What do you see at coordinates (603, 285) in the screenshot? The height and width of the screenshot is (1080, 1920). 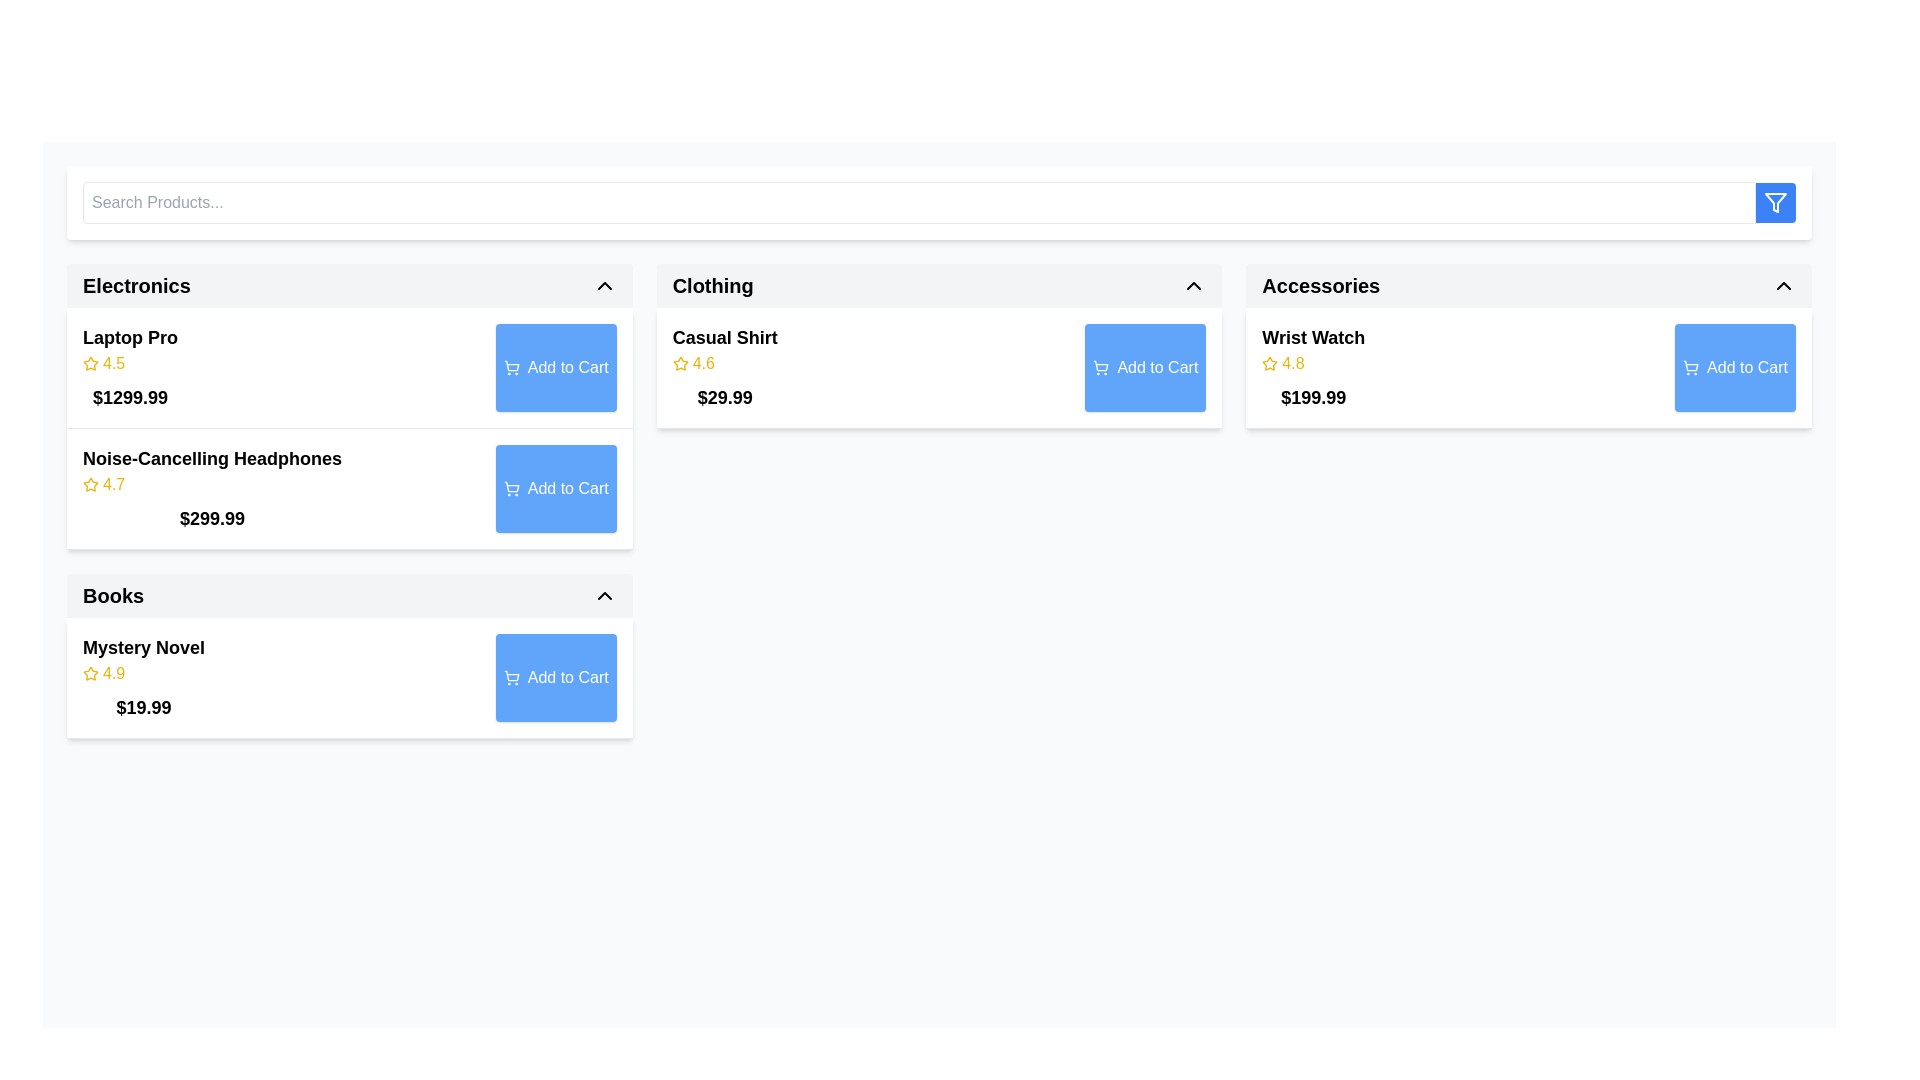 I see `the upward-pointing chevron icon located at the top-right corner of the 'Electronics' section header` at bounding box center [603, 285].